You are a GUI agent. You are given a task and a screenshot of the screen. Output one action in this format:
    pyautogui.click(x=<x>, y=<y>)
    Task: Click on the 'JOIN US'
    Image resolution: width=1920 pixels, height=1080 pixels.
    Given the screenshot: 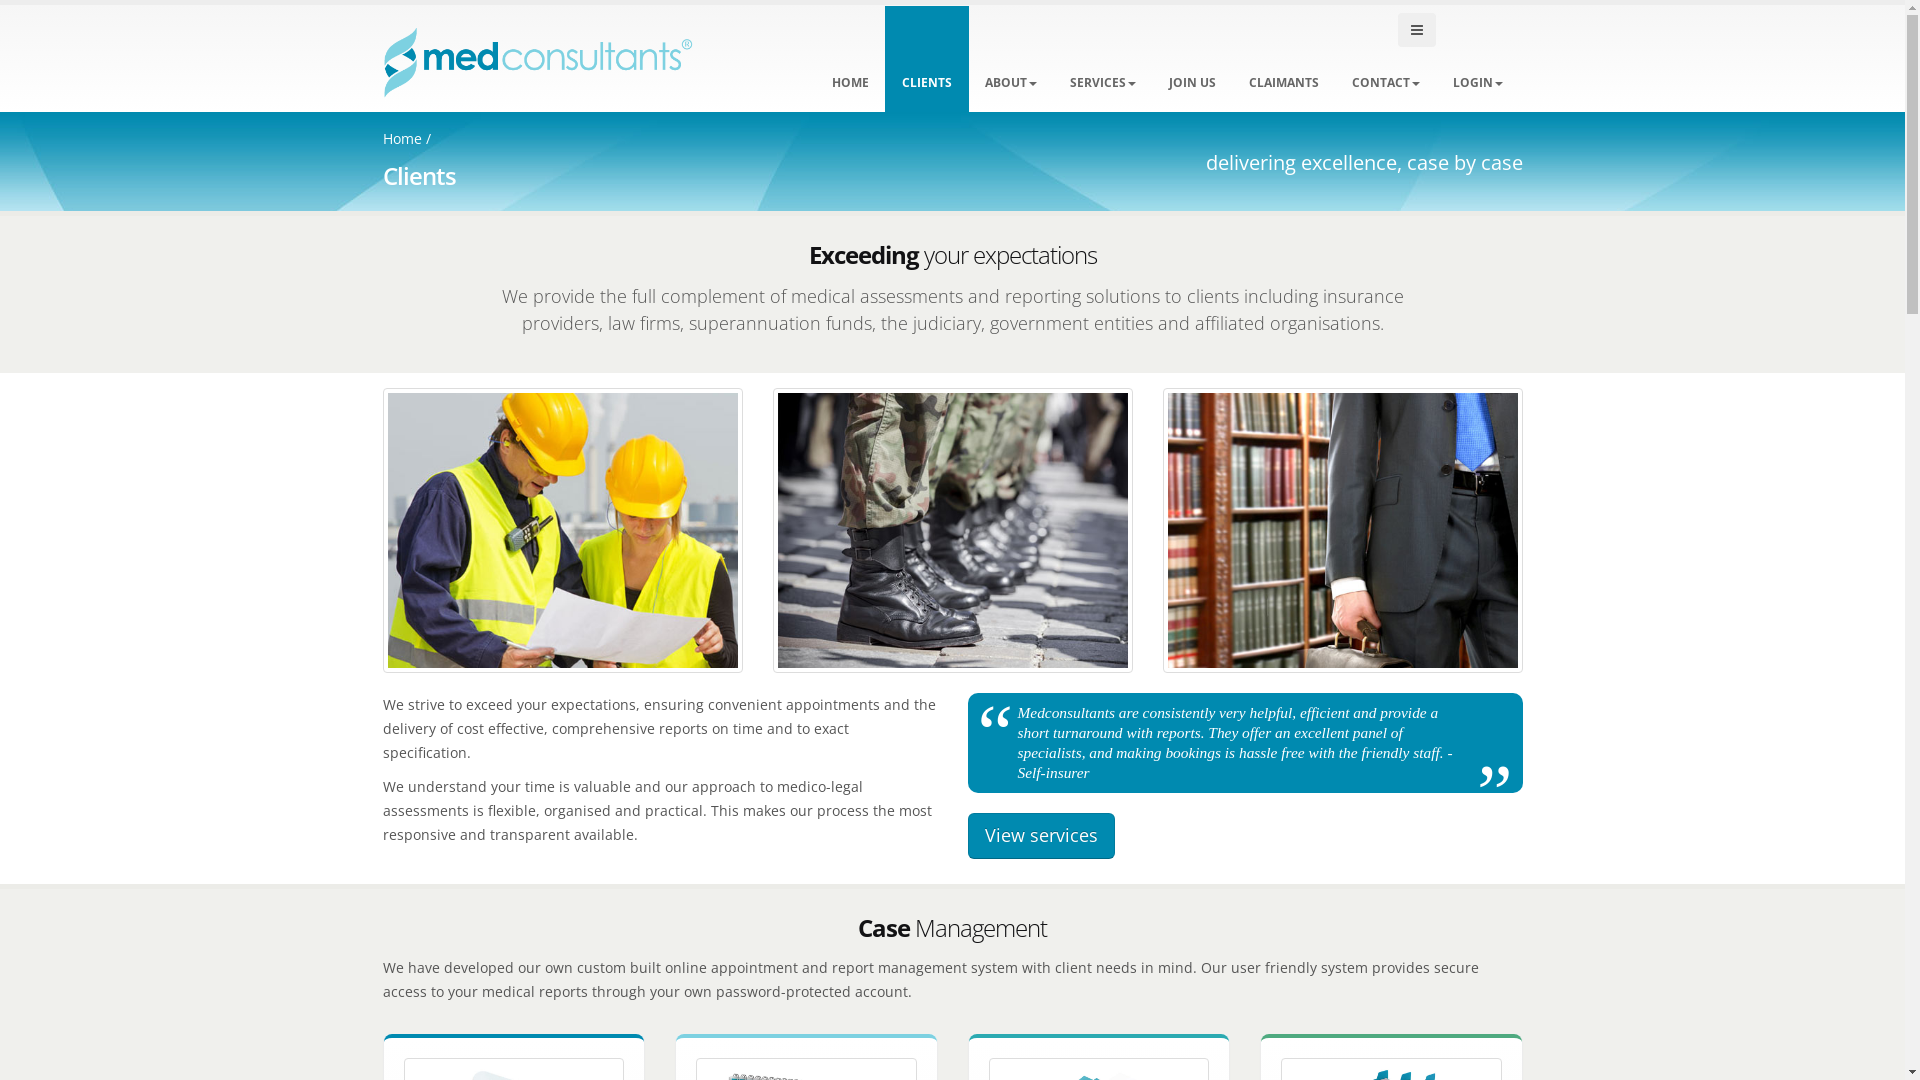 What is the action you would take?
    pyautogui.click(x=1192, y=58)
    